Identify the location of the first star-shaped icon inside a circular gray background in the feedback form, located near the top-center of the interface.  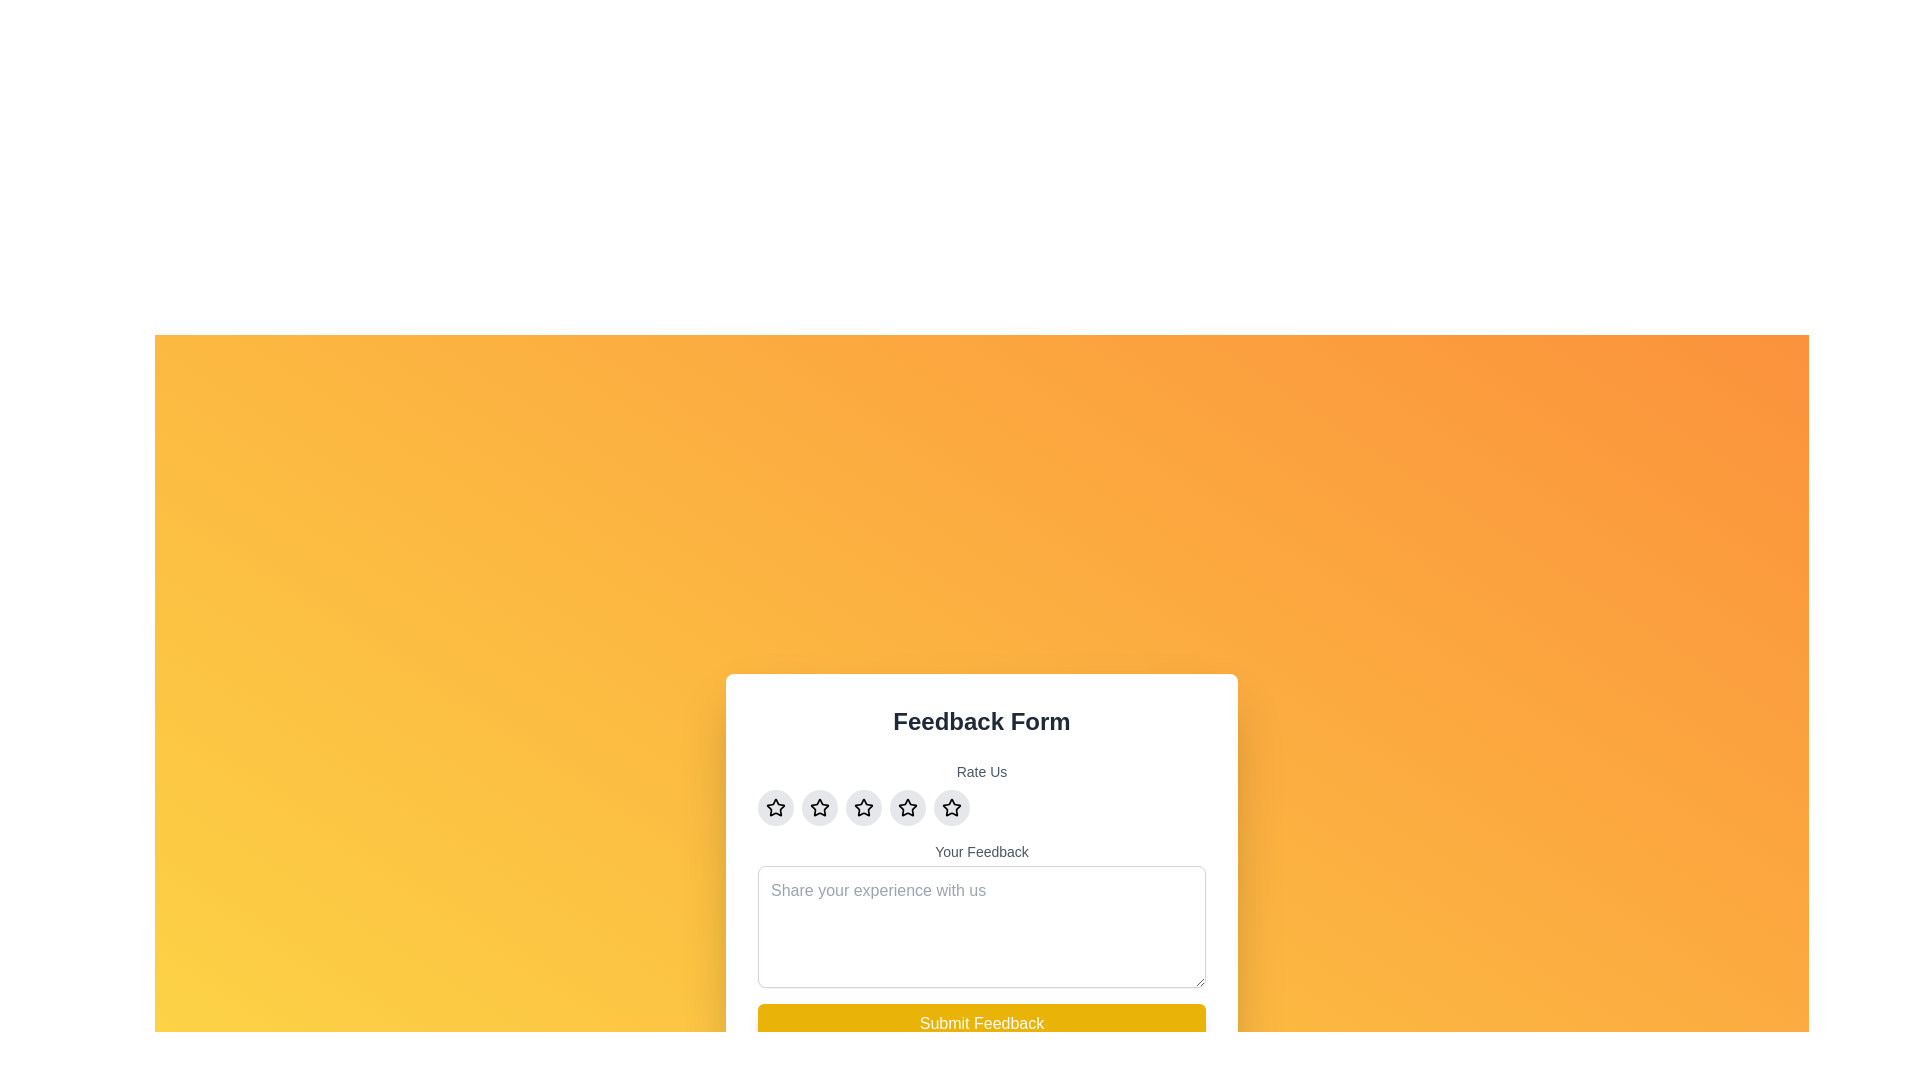
(775, 806).